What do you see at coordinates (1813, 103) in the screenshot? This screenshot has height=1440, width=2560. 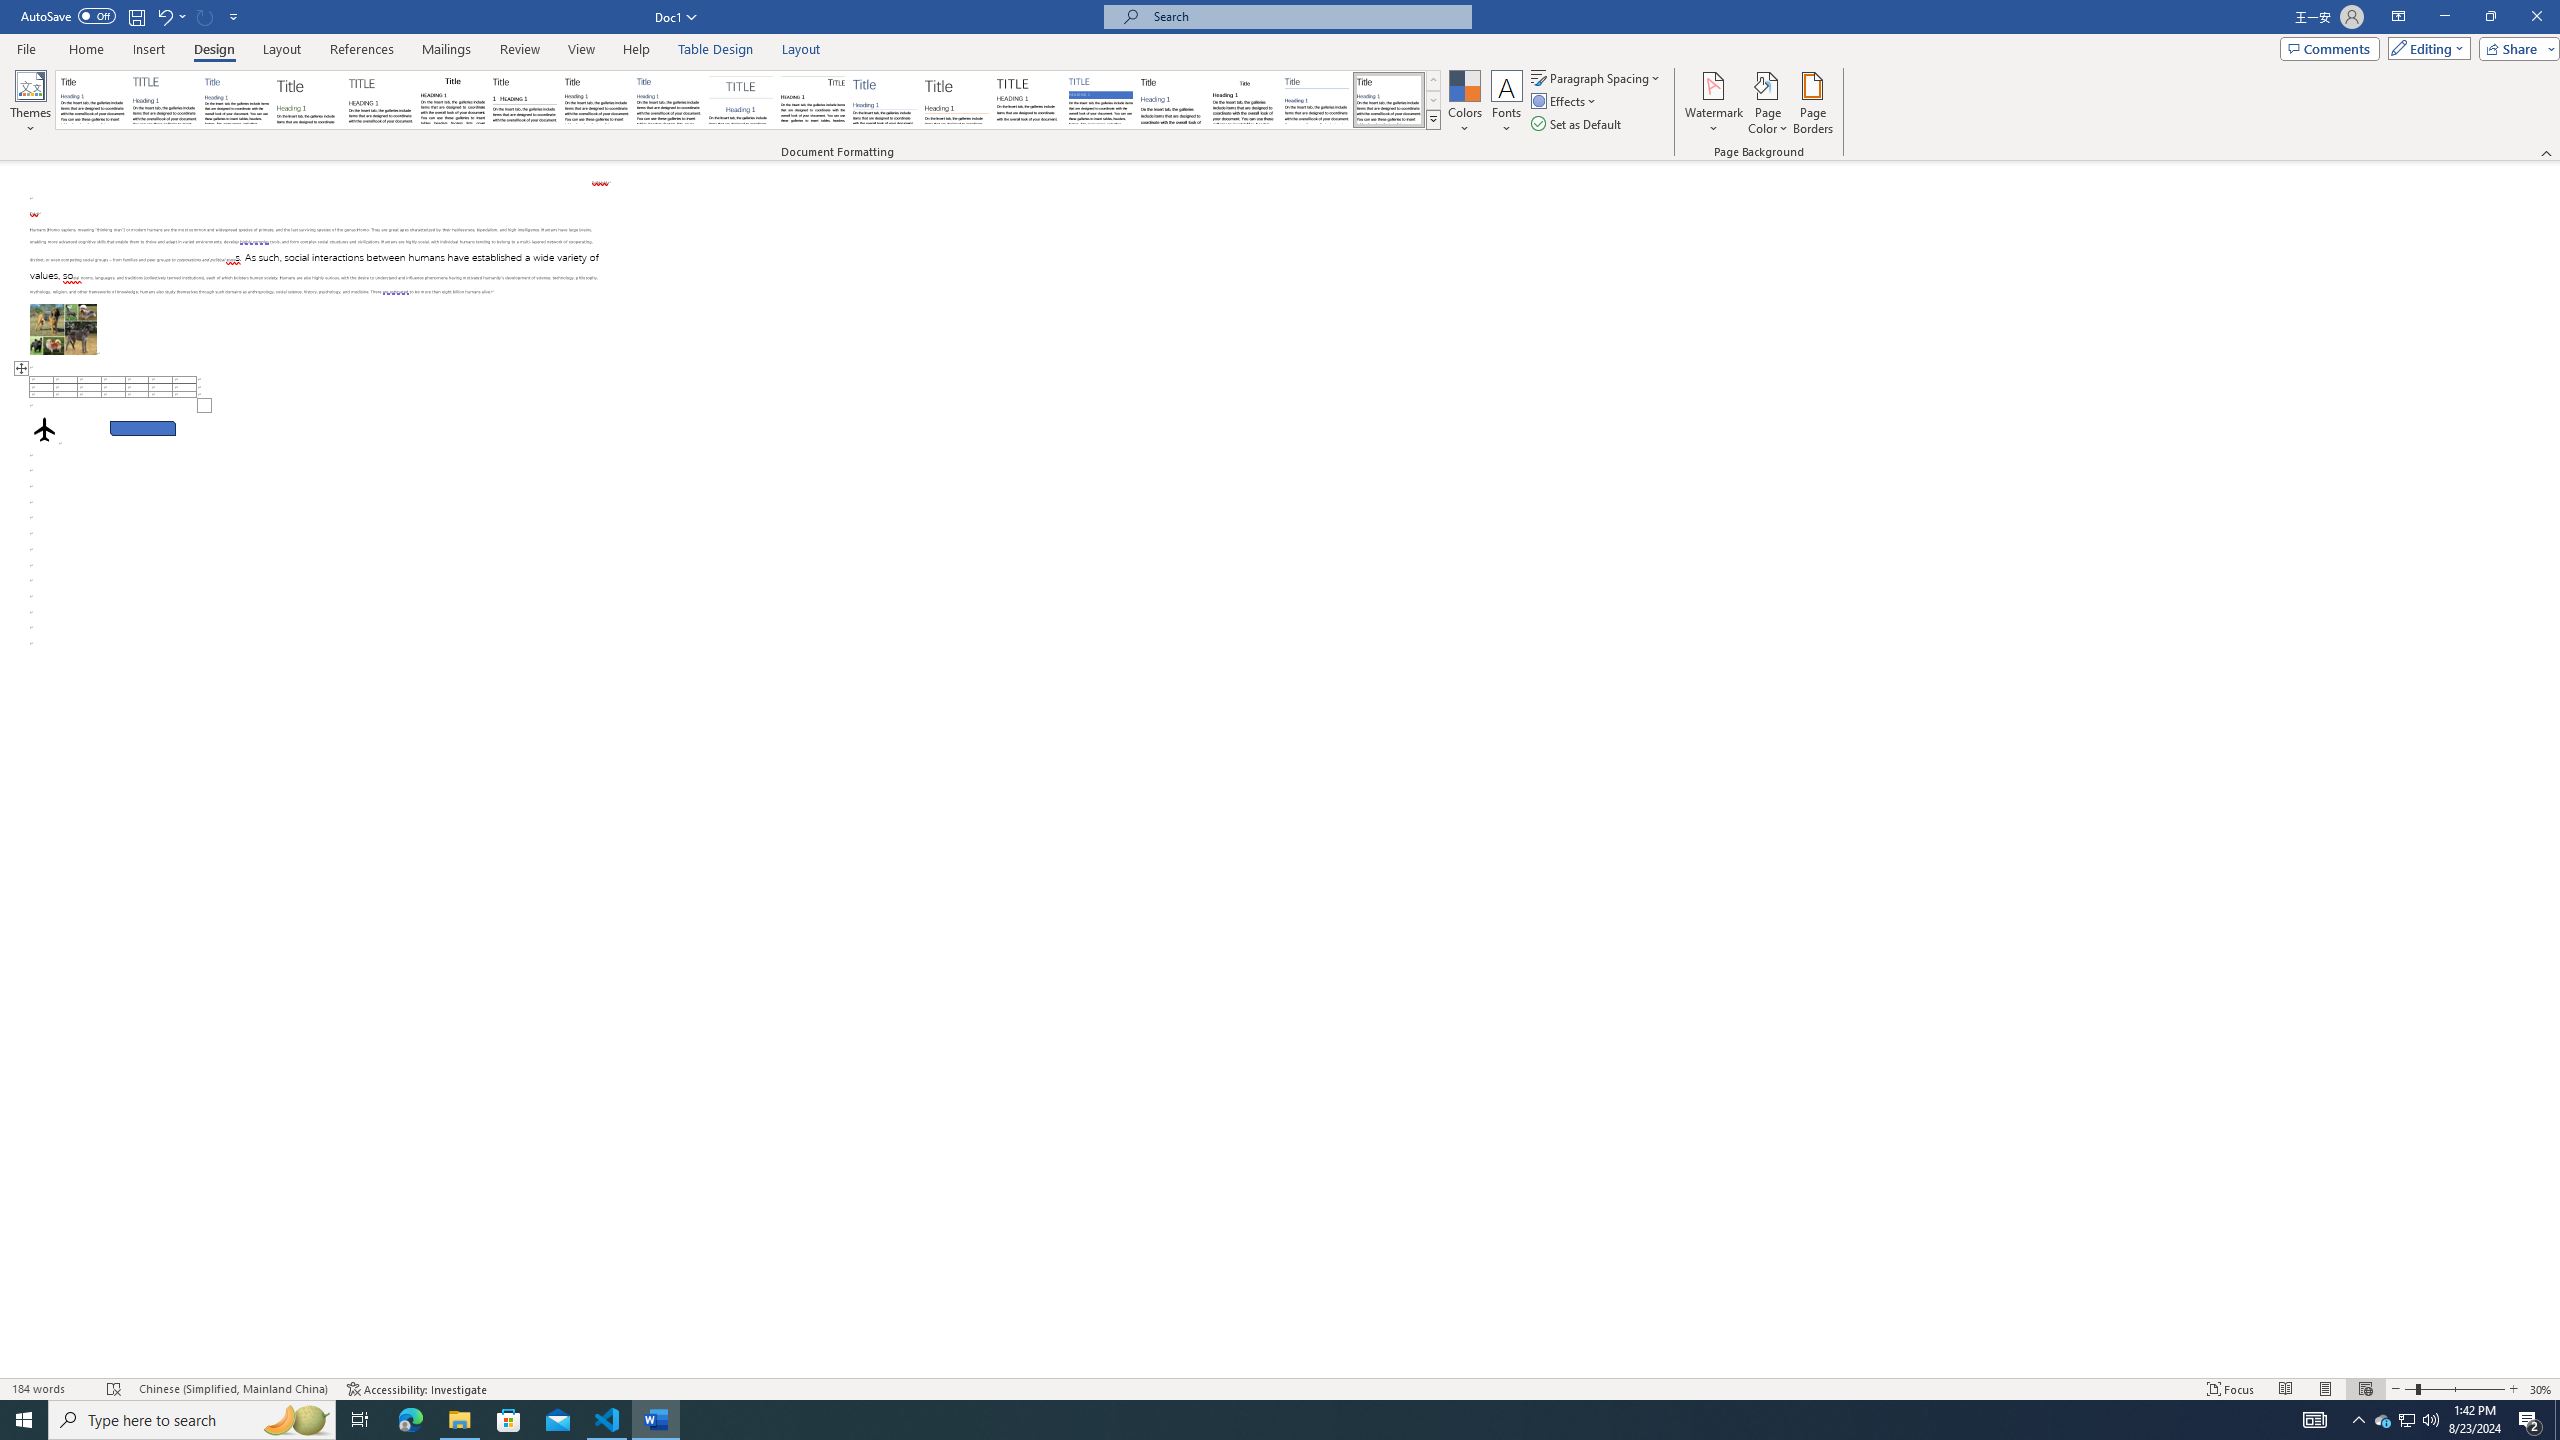 I see `'Page Borders...'` at bounding box center [1813, 103].